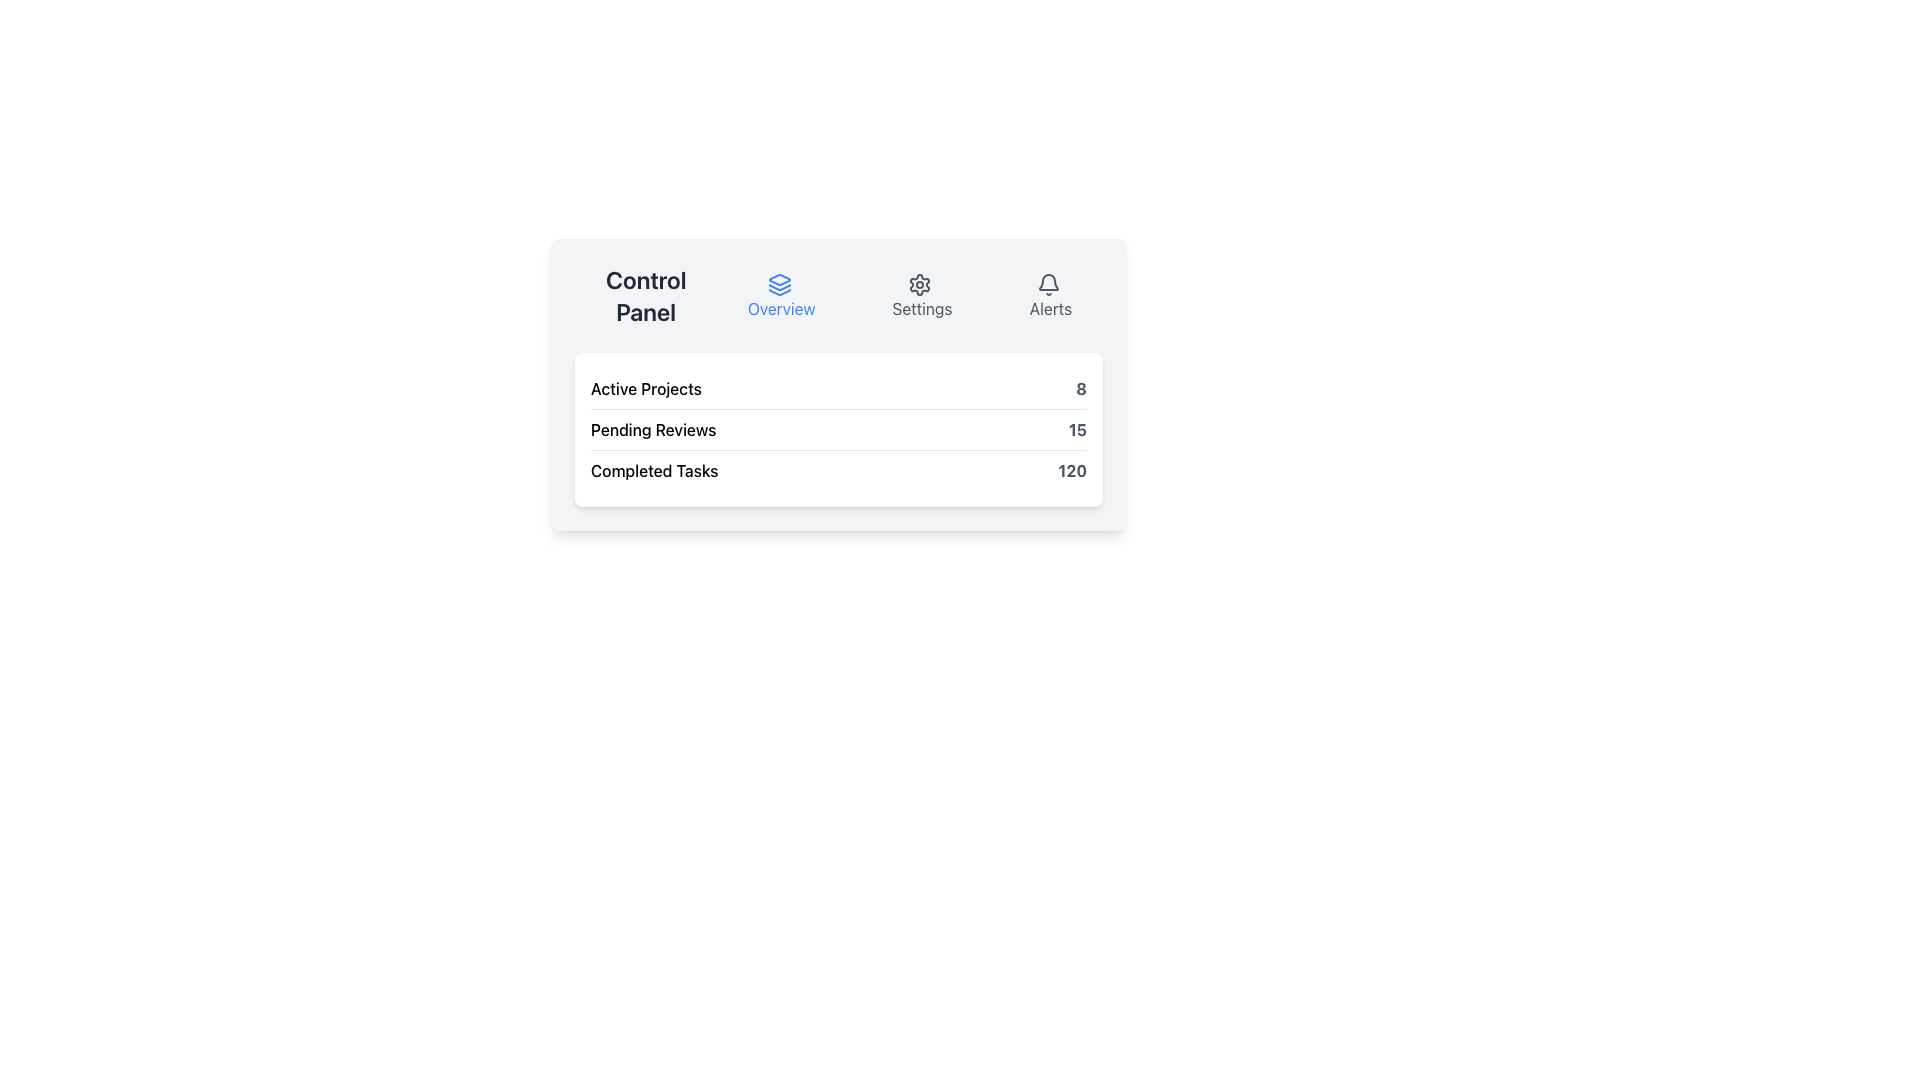  I want to click on the upper section of the bell icon graphic which is part of the Alerts button, so click(1047, 282).